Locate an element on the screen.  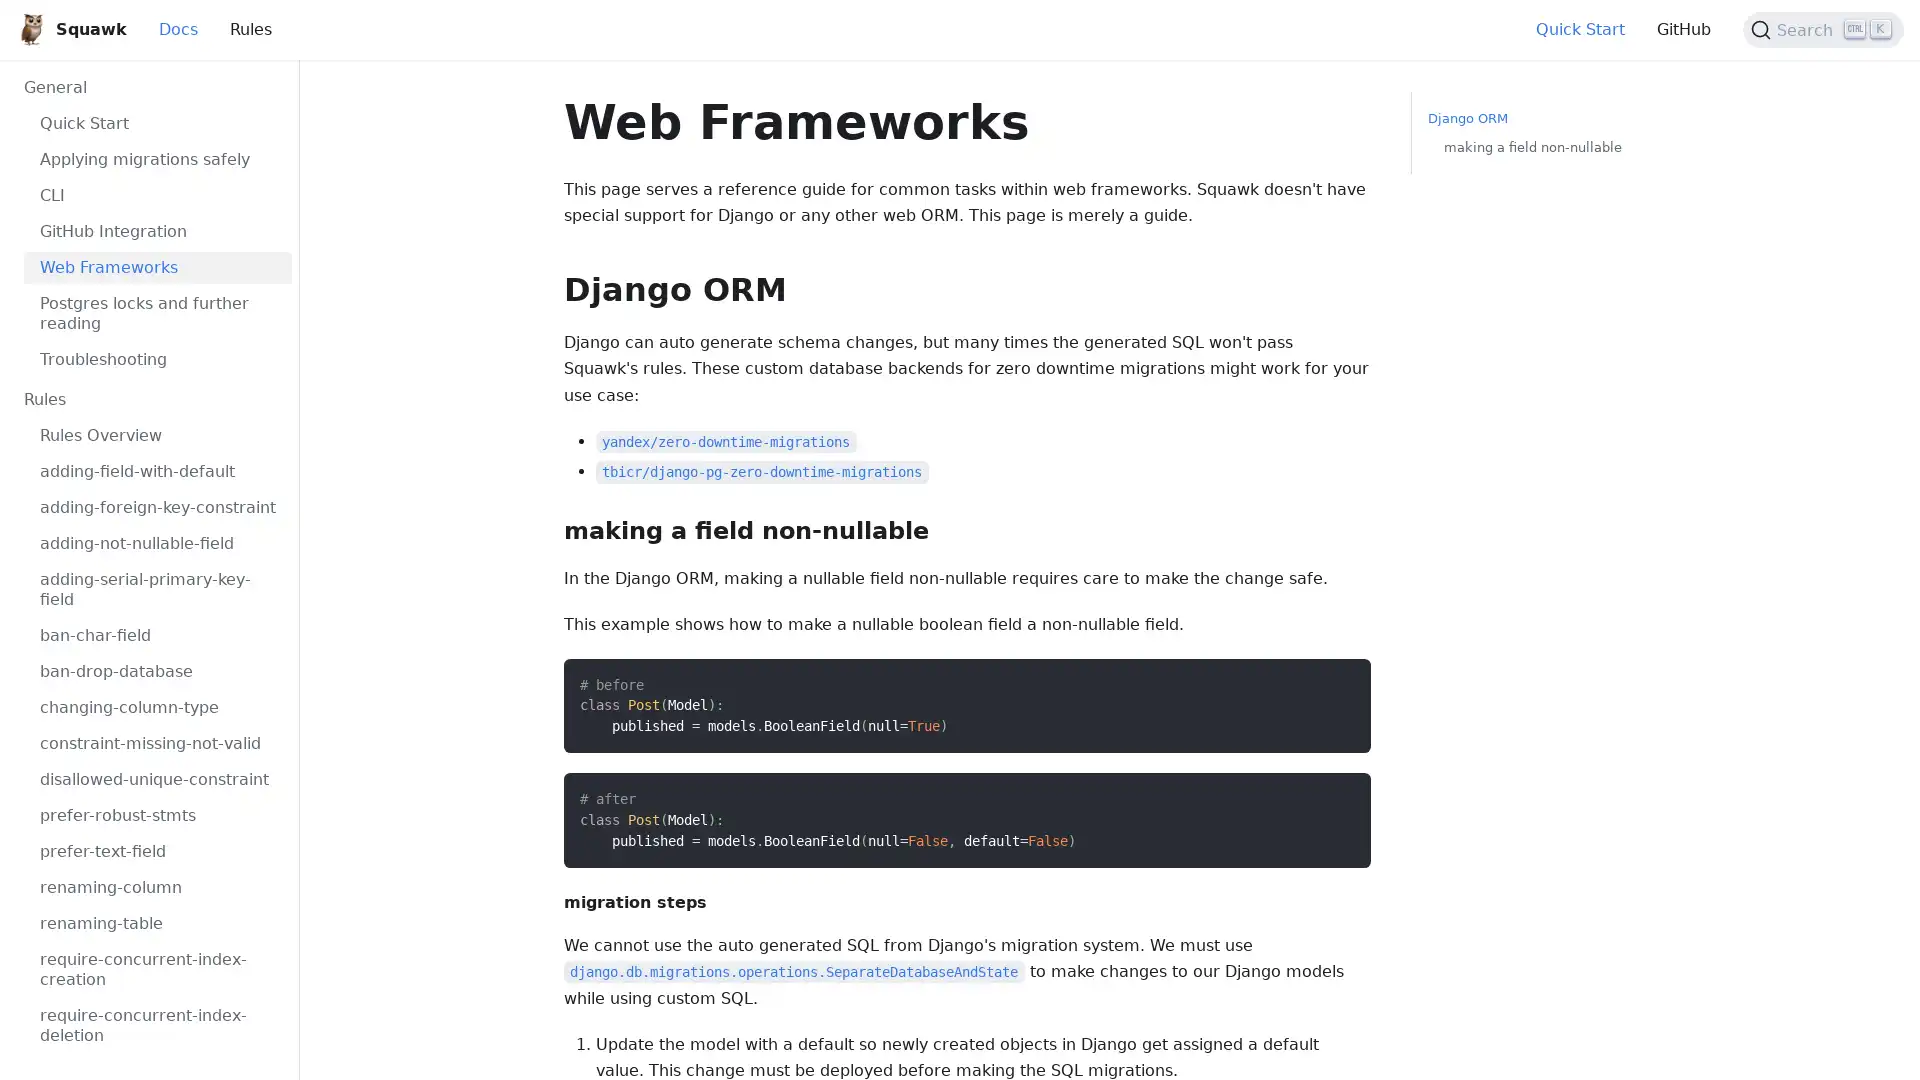
Copy code to clipboard is located at coordinates (1338, 678).